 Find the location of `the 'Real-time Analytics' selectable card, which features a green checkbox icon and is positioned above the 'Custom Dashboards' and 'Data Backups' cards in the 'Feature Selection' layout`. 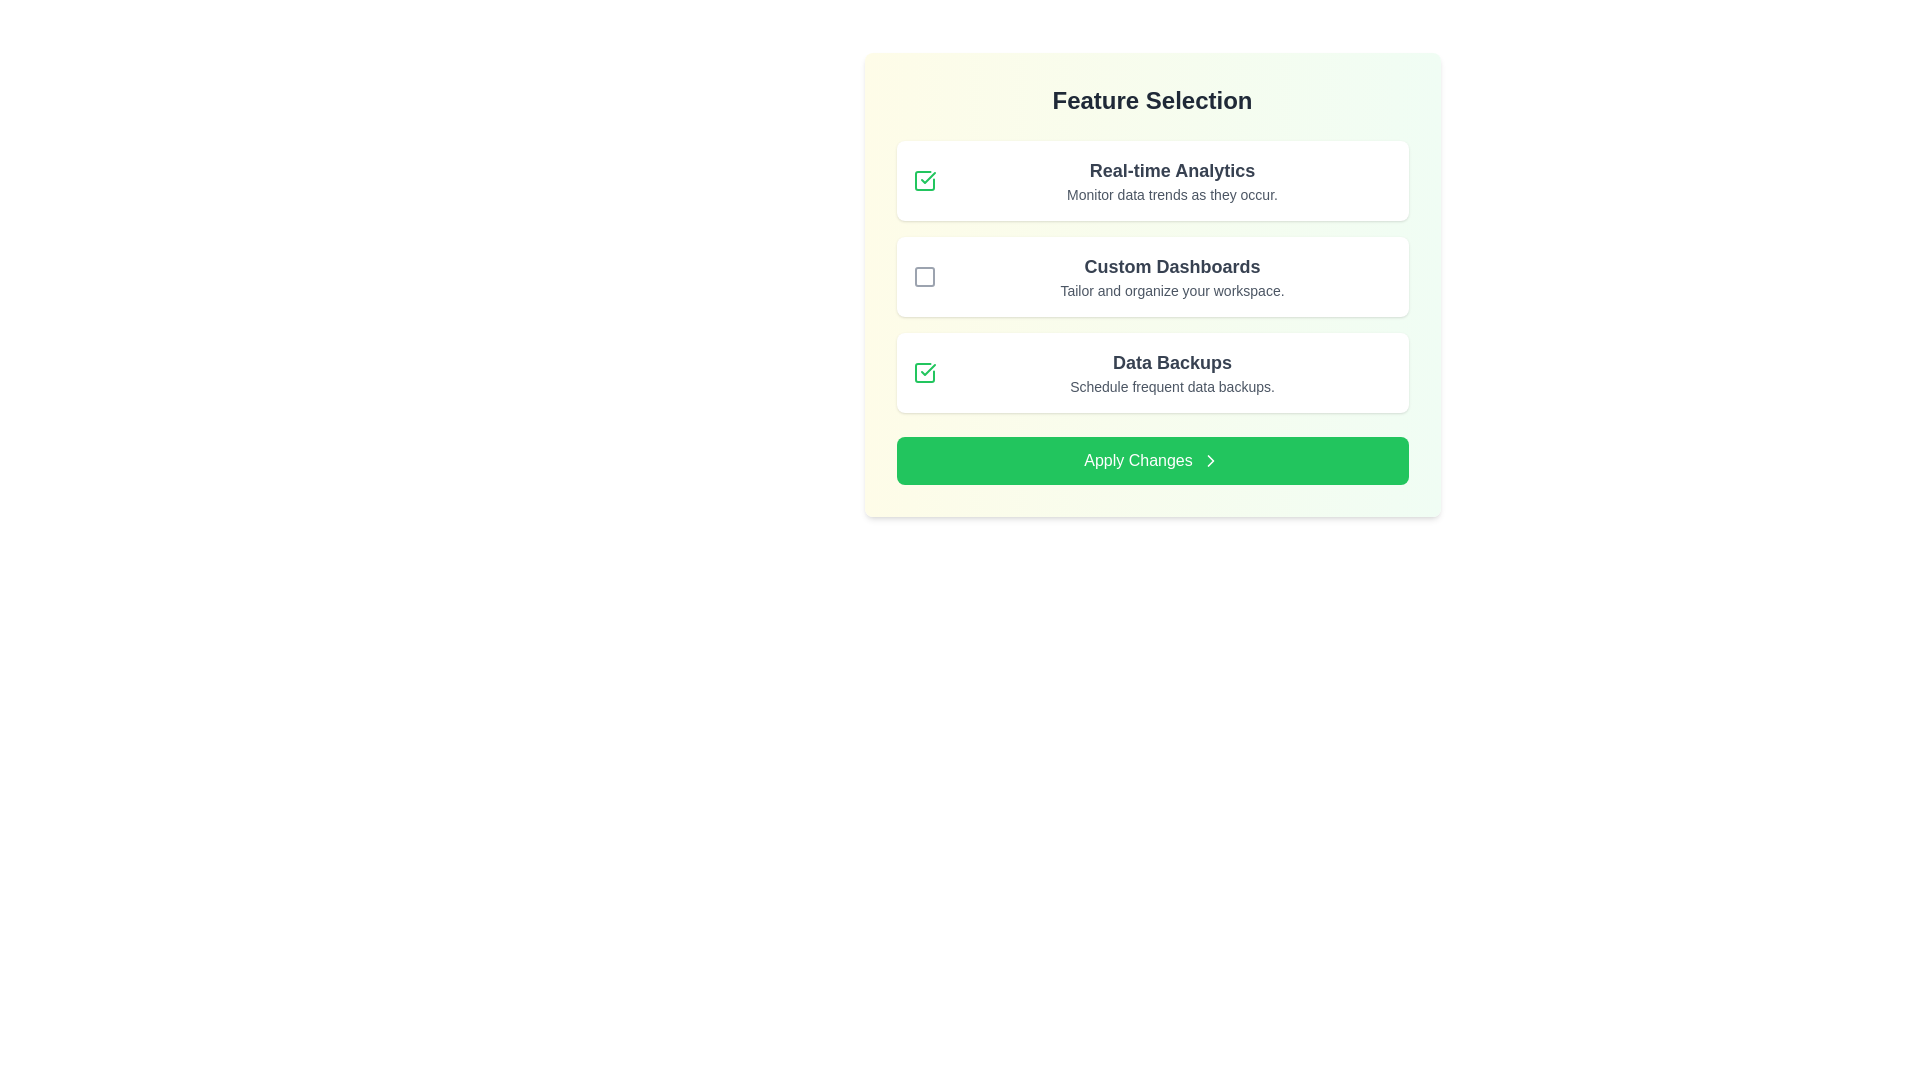

the 'Real-time Analytics' selectable card, which features a green checkbox icon and is positioned above the 'Custom Dashboards' and 'Data Backups' cards in the 'Feature Selection' layout is located at coordinates (1152, 181).